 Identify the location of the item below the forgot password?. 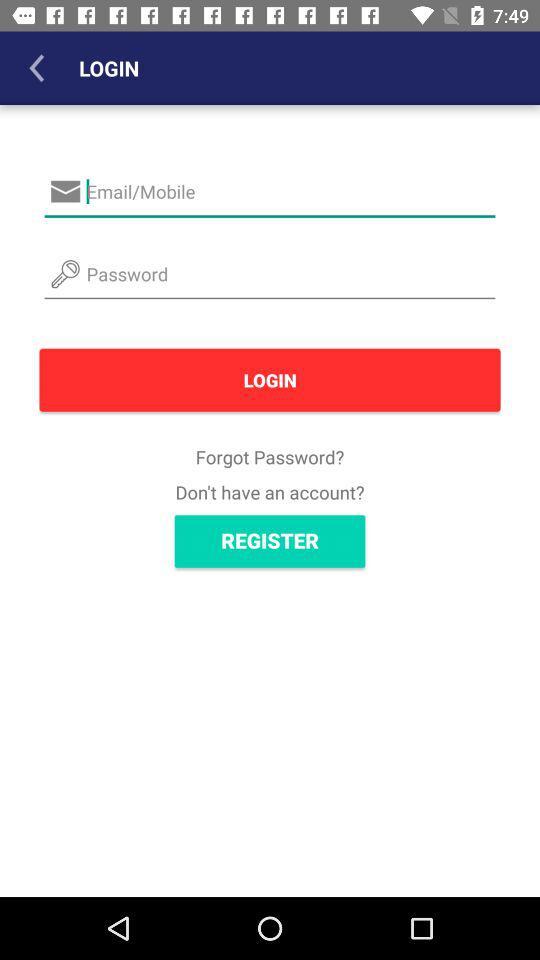
(270, 491).